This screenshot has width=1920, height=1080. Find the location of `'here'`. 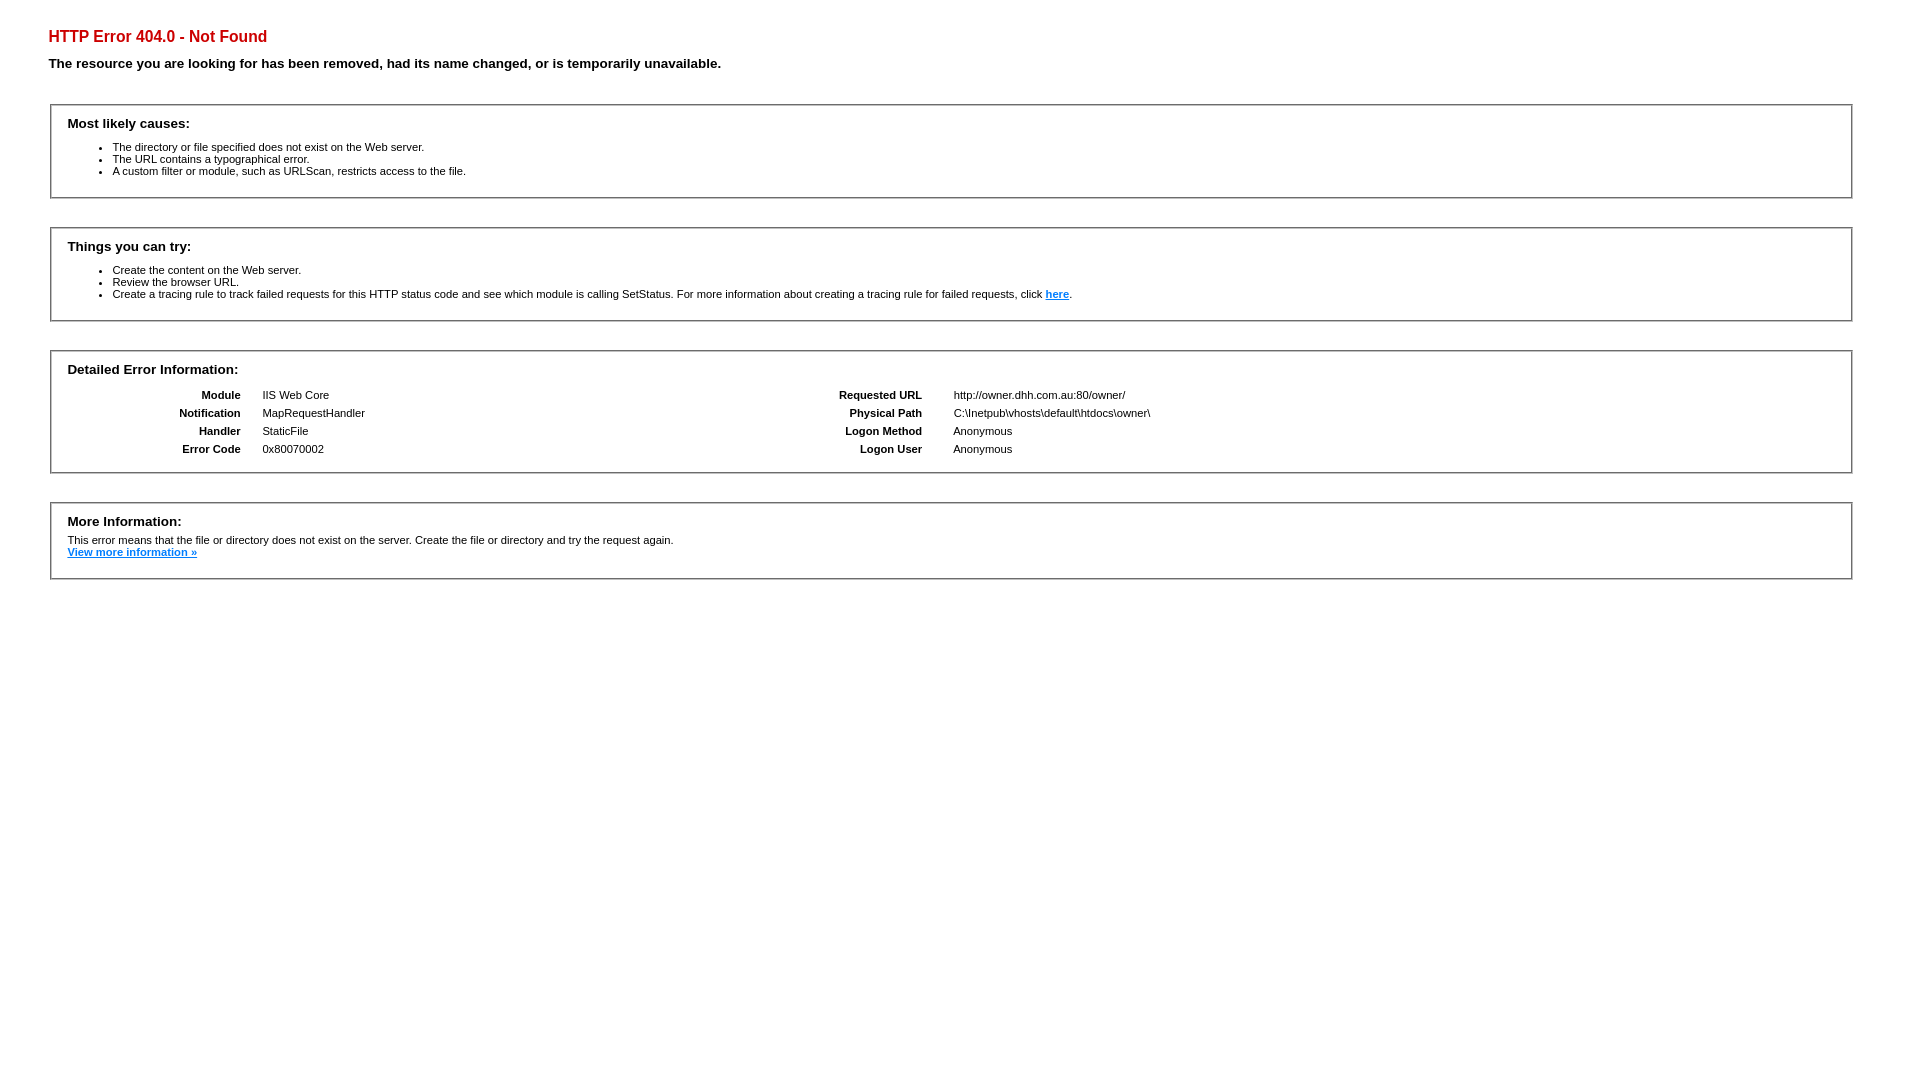

'here' is located at coordinates (1056, 293).